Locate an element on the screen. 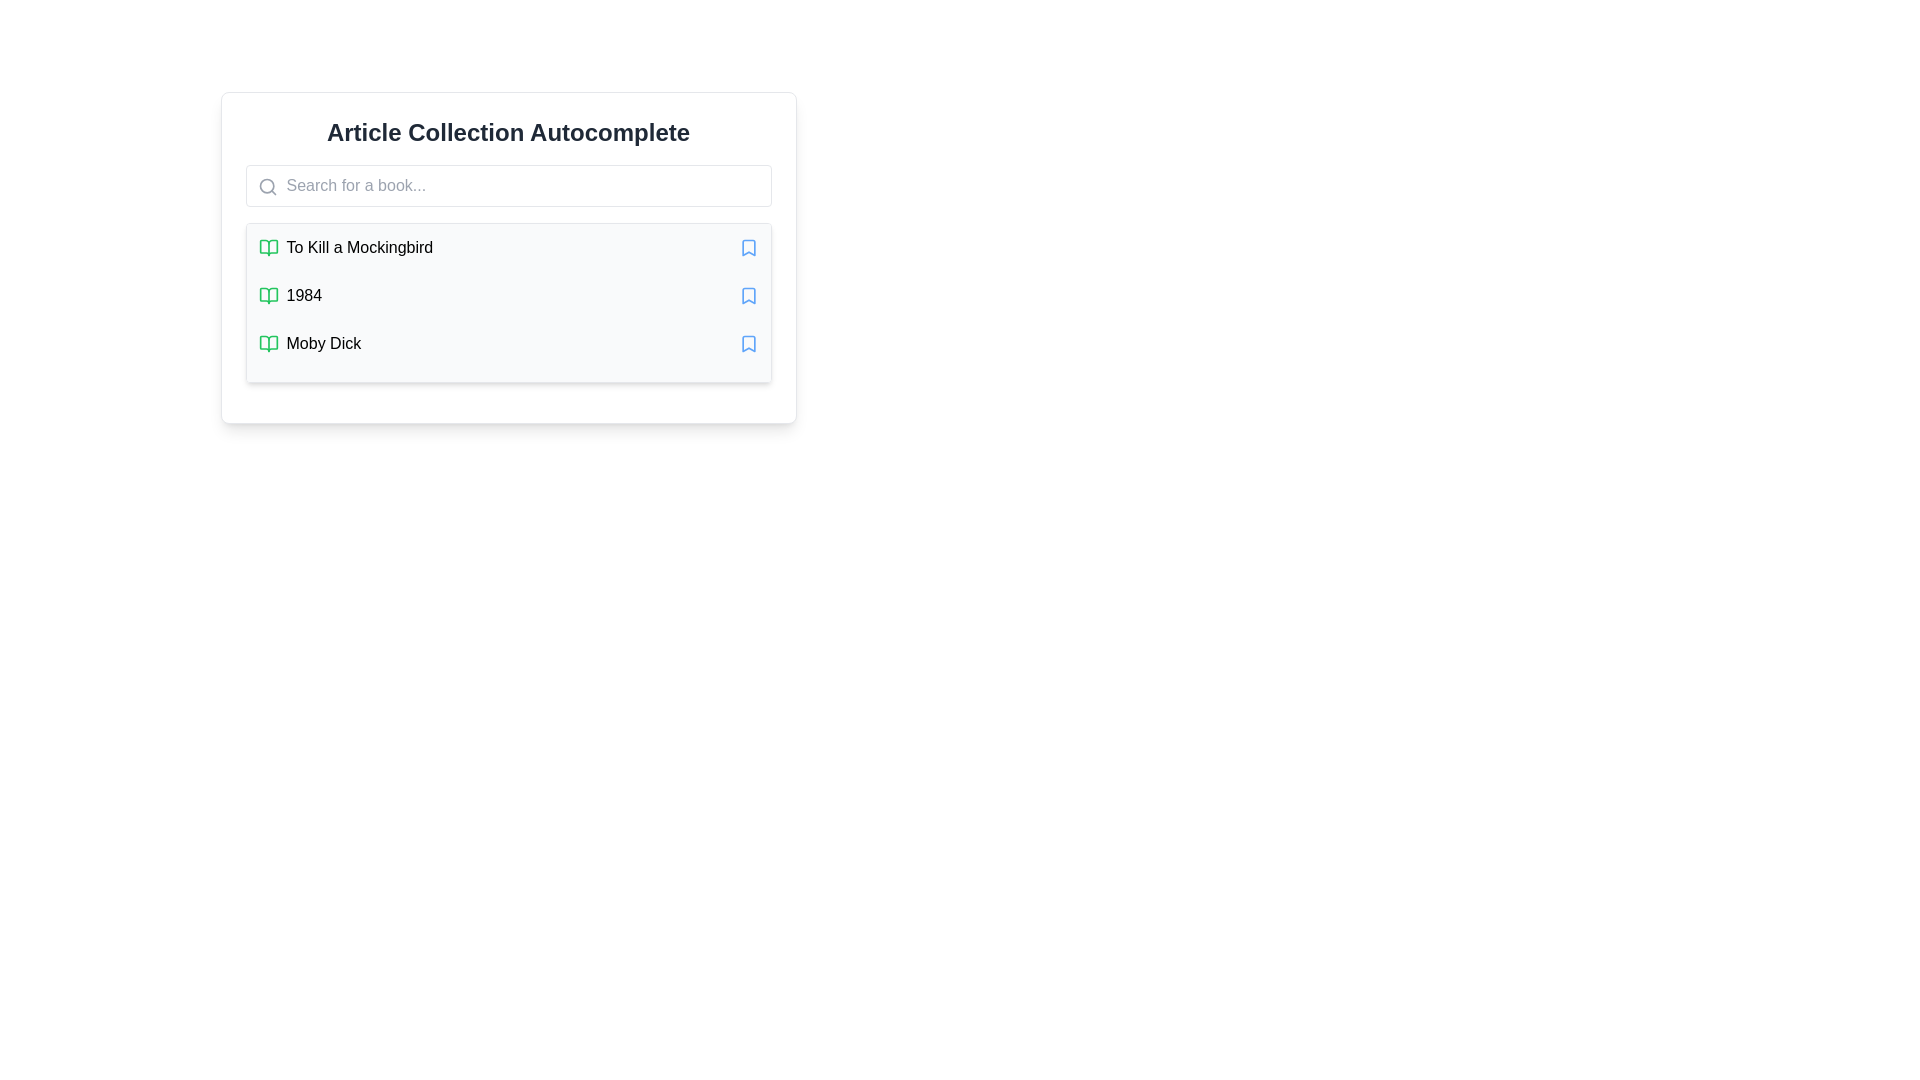  the leftmost icon representing the book 'Moby Dick' in the list of books is located at coordinates (267, 342).